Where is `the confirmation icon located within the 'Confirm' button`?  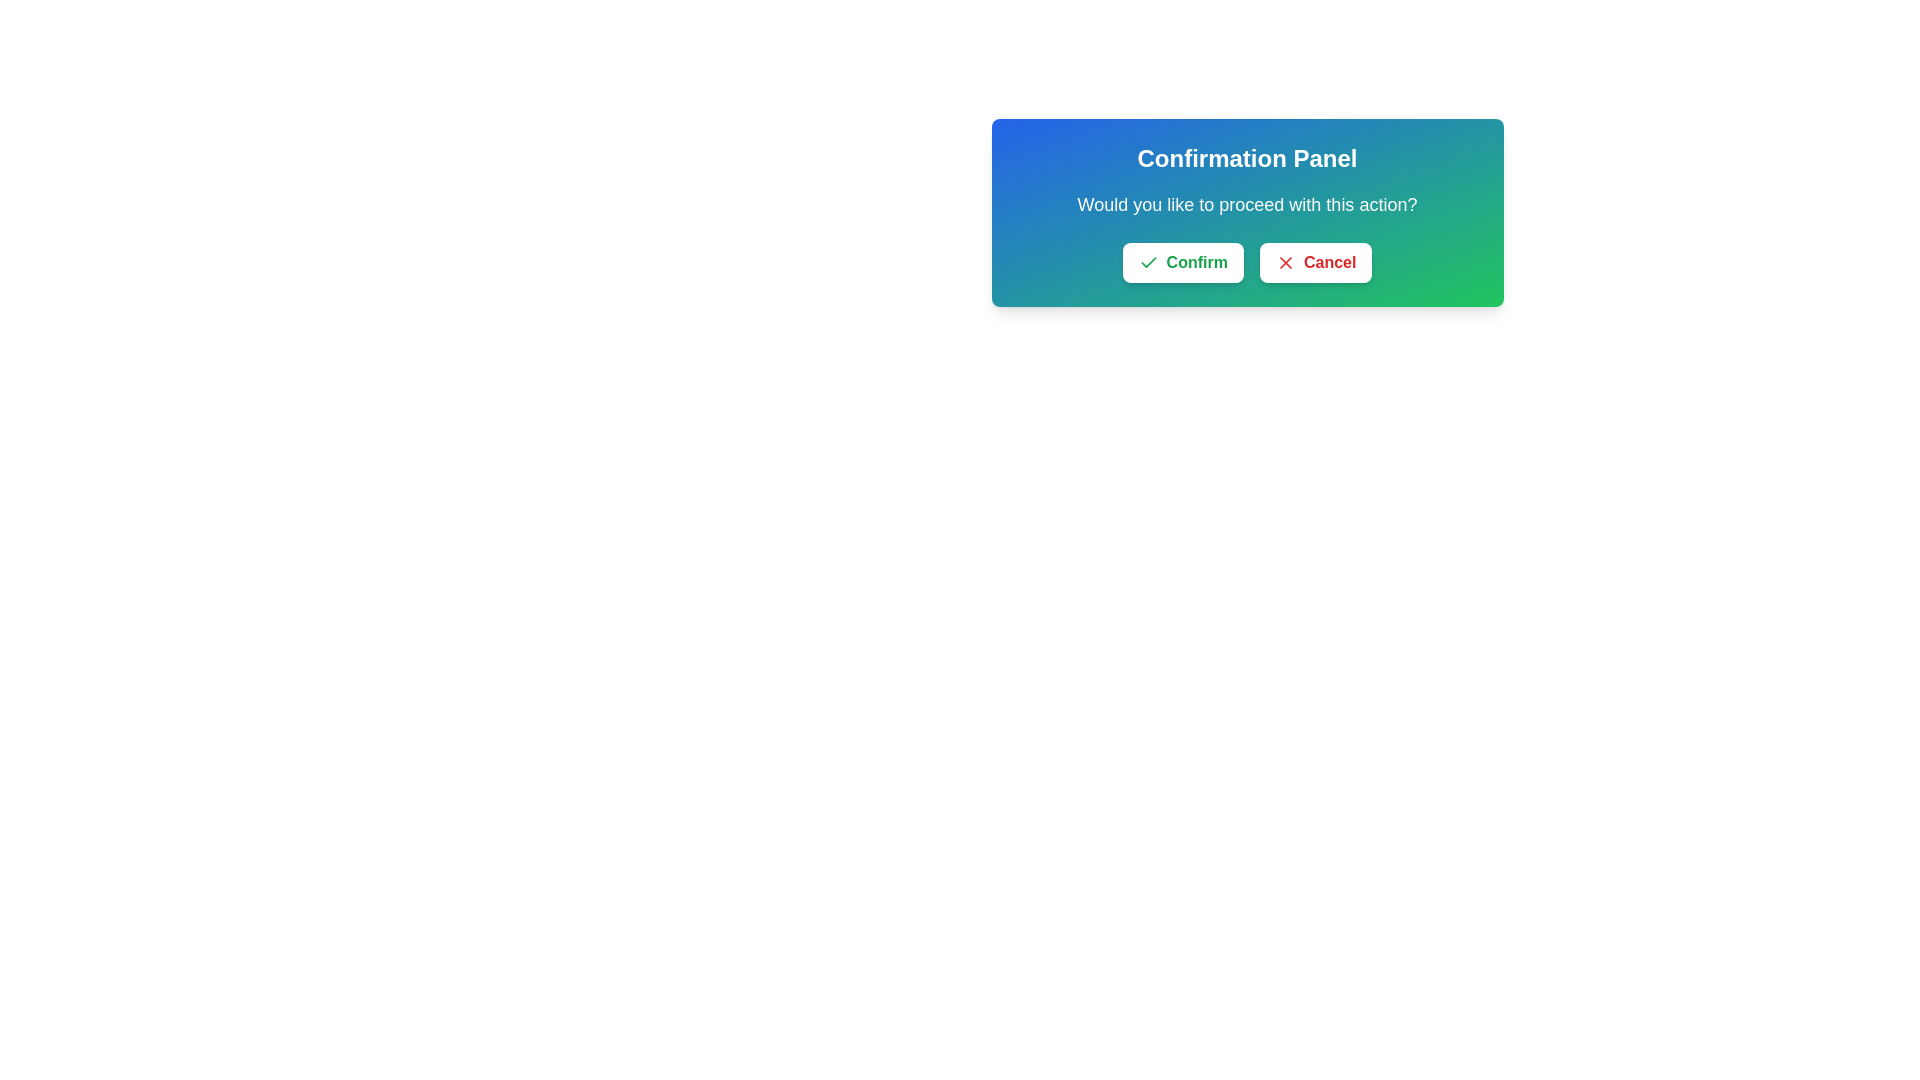 the confirmation icon located within the 'Confirm' button is located at coordinates (1148, 261).